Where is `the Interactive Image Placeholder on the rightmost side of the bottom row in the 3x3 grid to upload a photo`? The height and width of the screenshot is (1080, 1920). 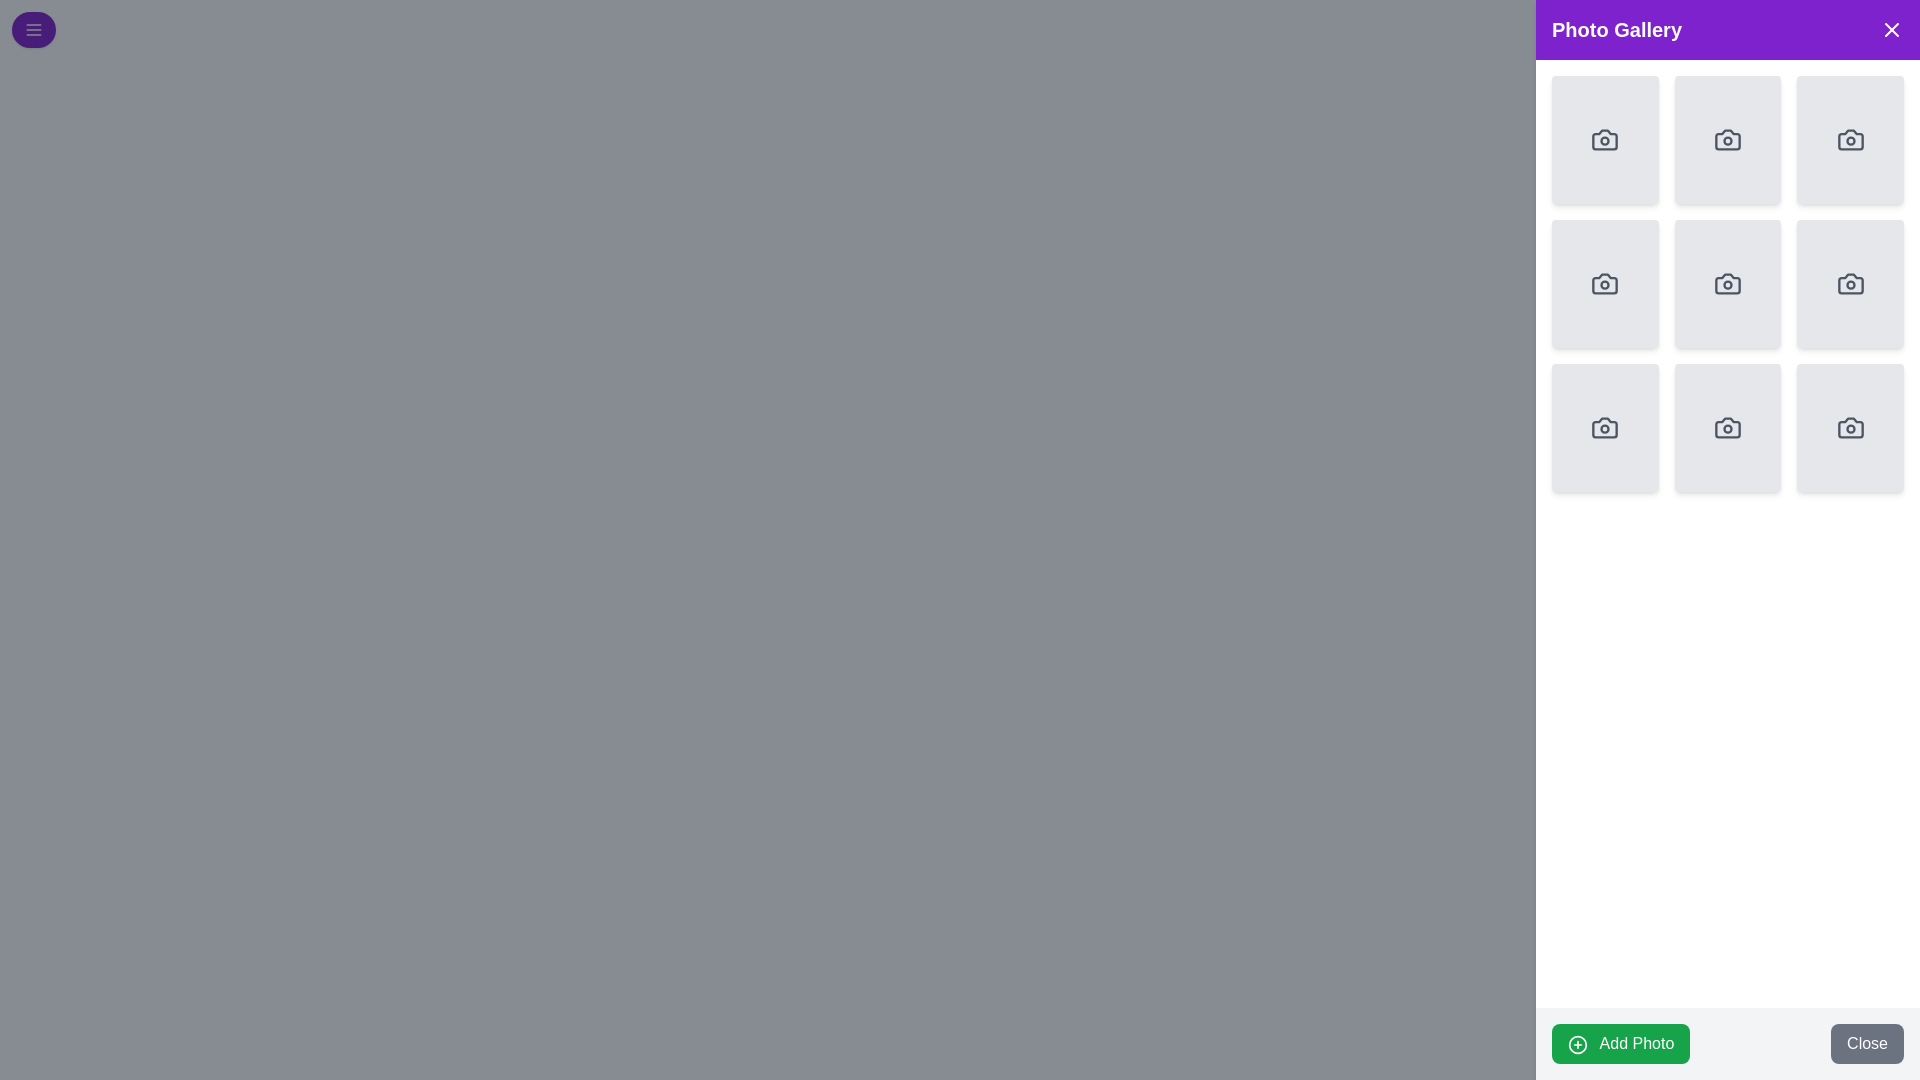
the Interactive Image Placeholder on the rightmost side of the bottom row in the 3x3 grid to upload a photo is located at coordinates (1848, 427).